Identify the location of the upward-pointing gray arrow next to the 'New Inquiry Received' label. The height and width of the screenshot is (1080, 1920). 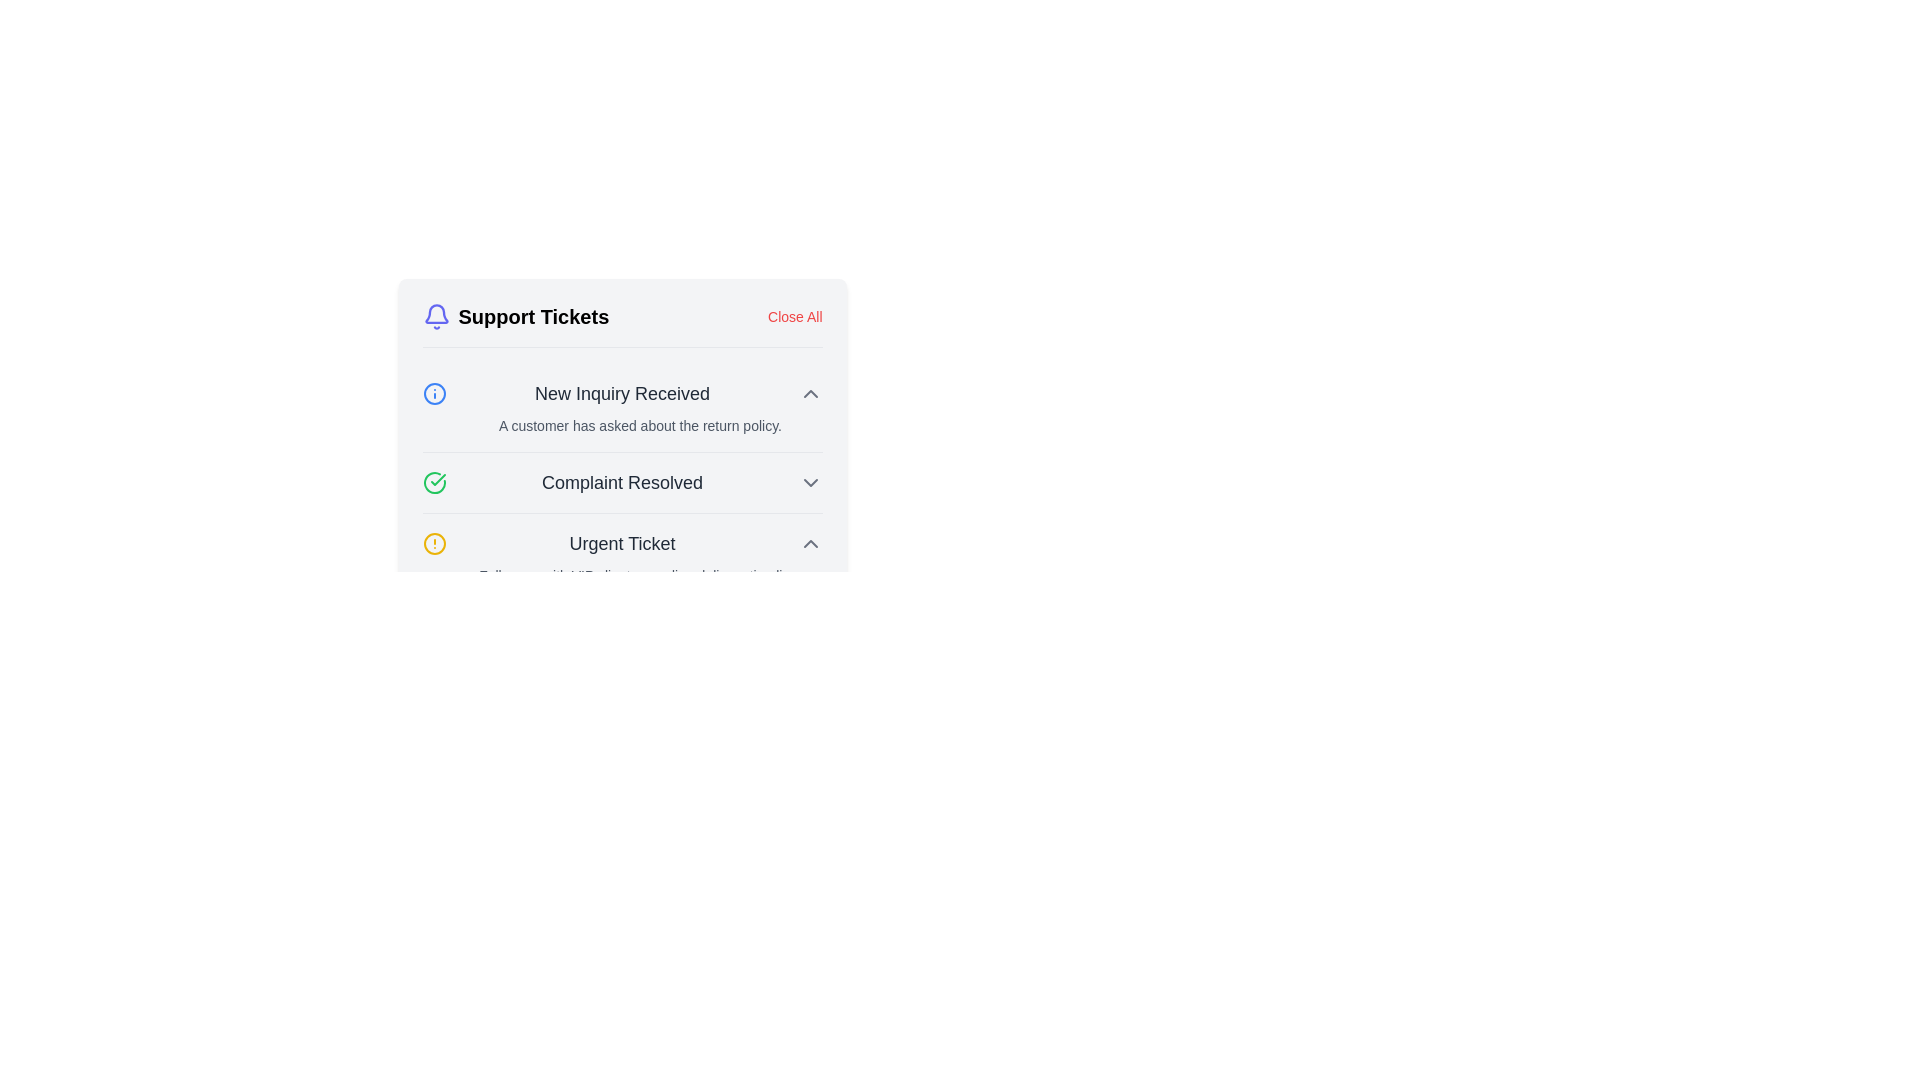
(810, 393).